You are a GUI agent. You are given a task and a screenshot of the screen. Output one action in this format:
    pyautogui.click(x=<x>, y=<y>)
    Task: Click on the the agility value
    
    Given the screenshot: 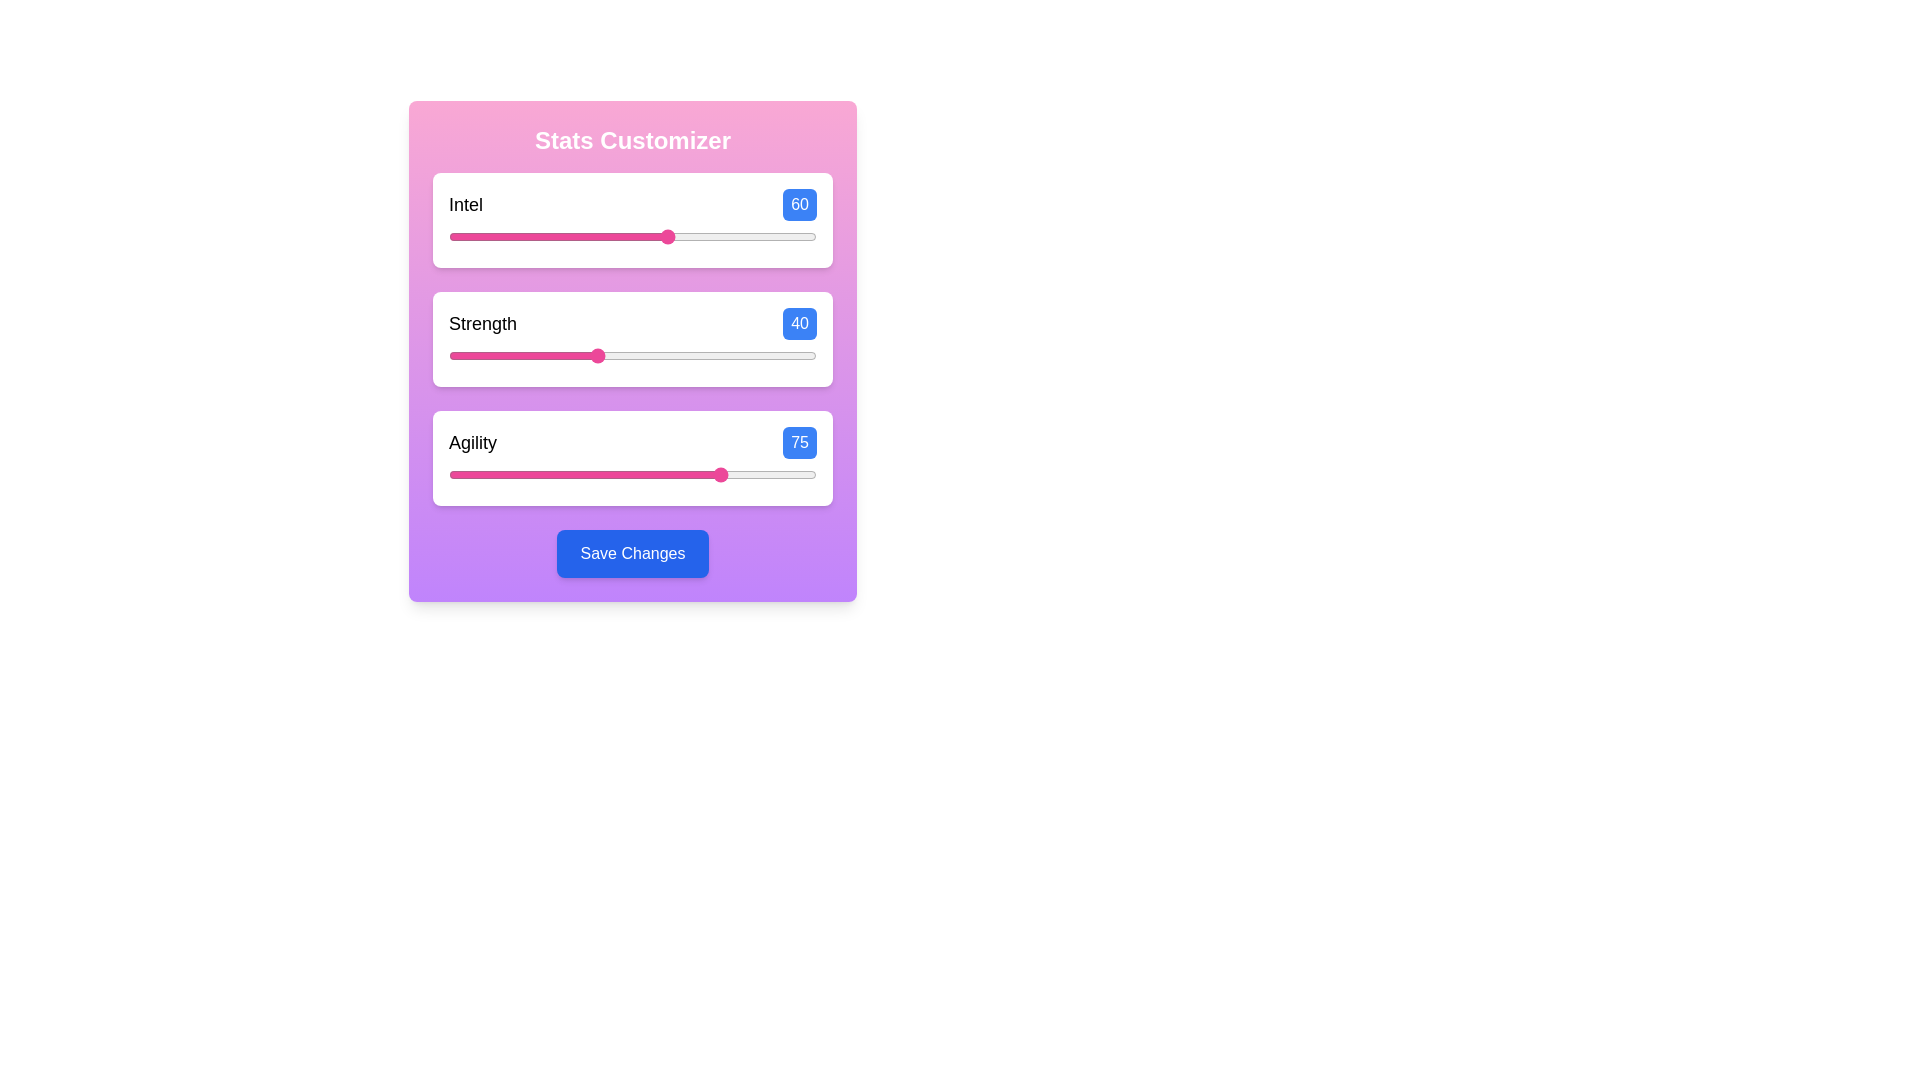 What is the action you would take?
    pyautogui.click(x=504, y=474)
    